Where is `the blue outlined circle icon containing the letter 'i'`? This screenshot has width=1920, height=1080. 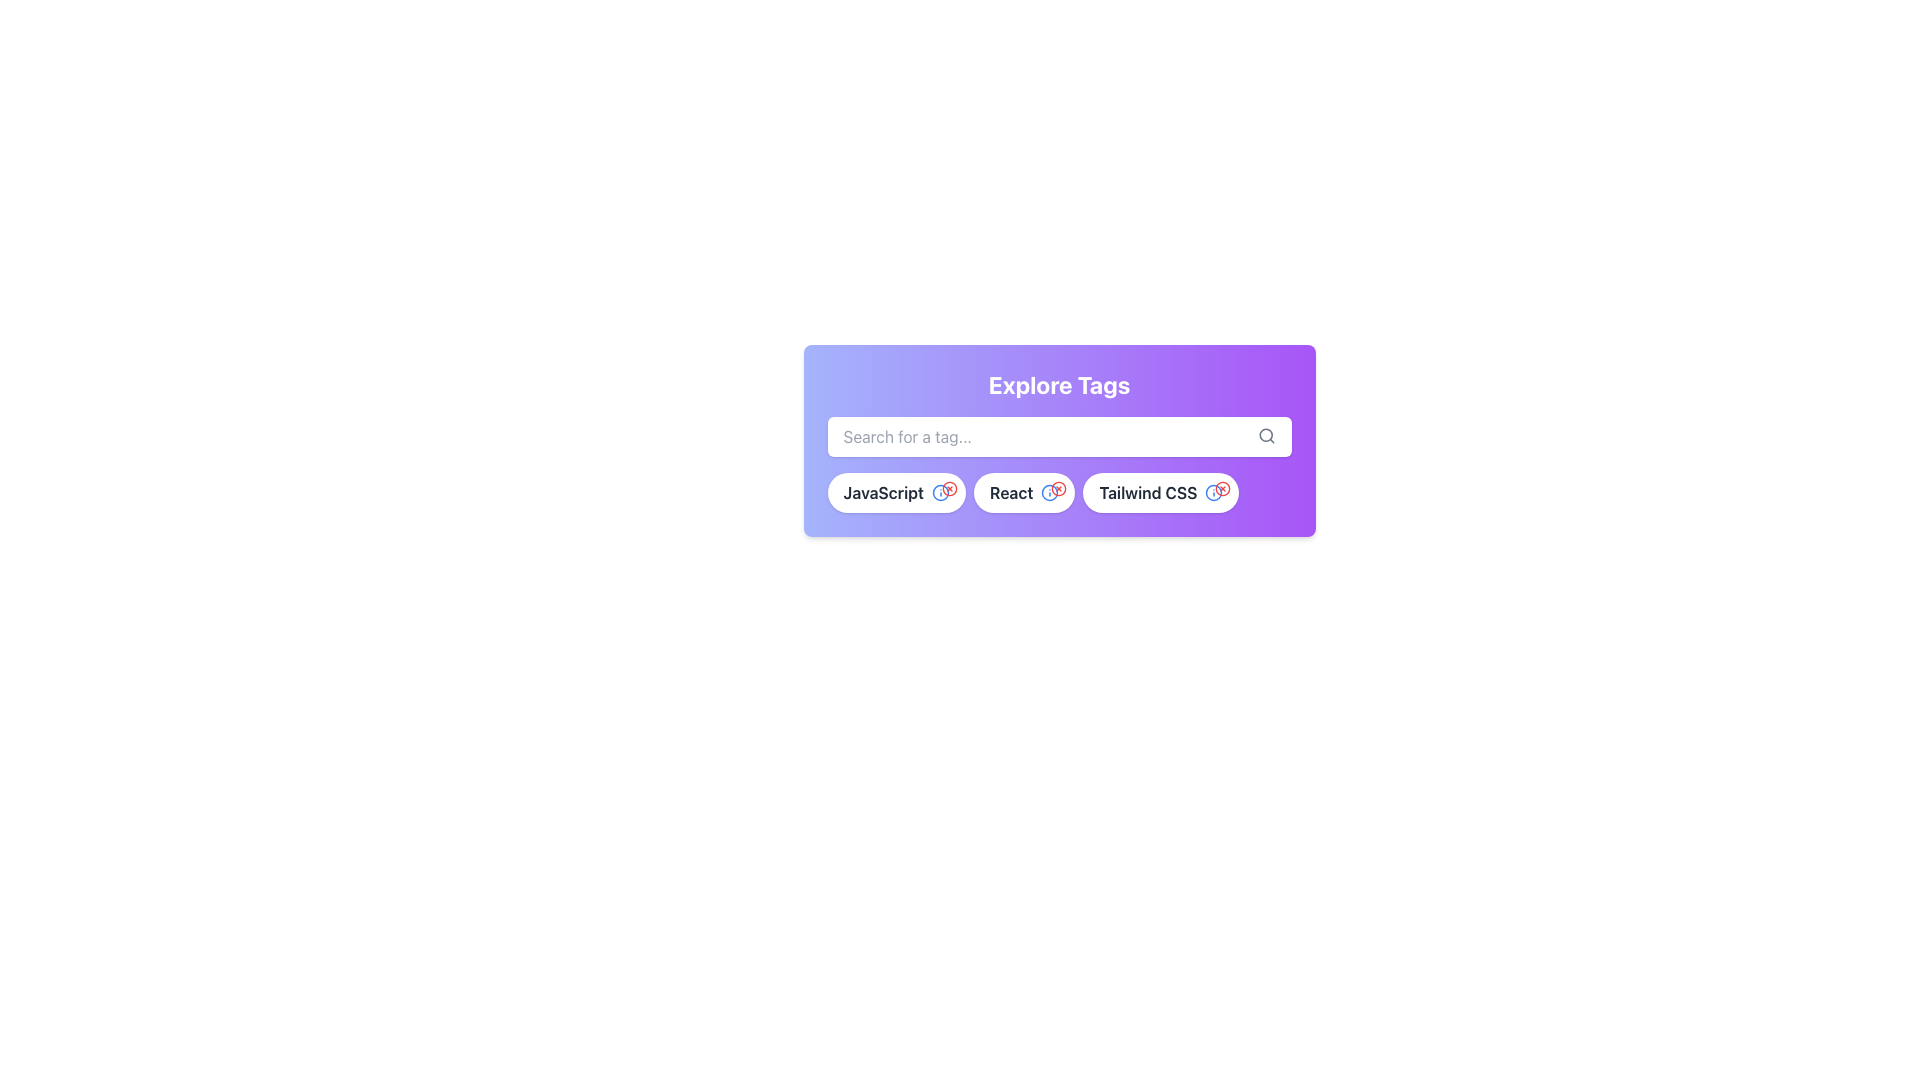 the blue outlined circle icon containing the letter 'i' is located at coordinates (1049, 493).